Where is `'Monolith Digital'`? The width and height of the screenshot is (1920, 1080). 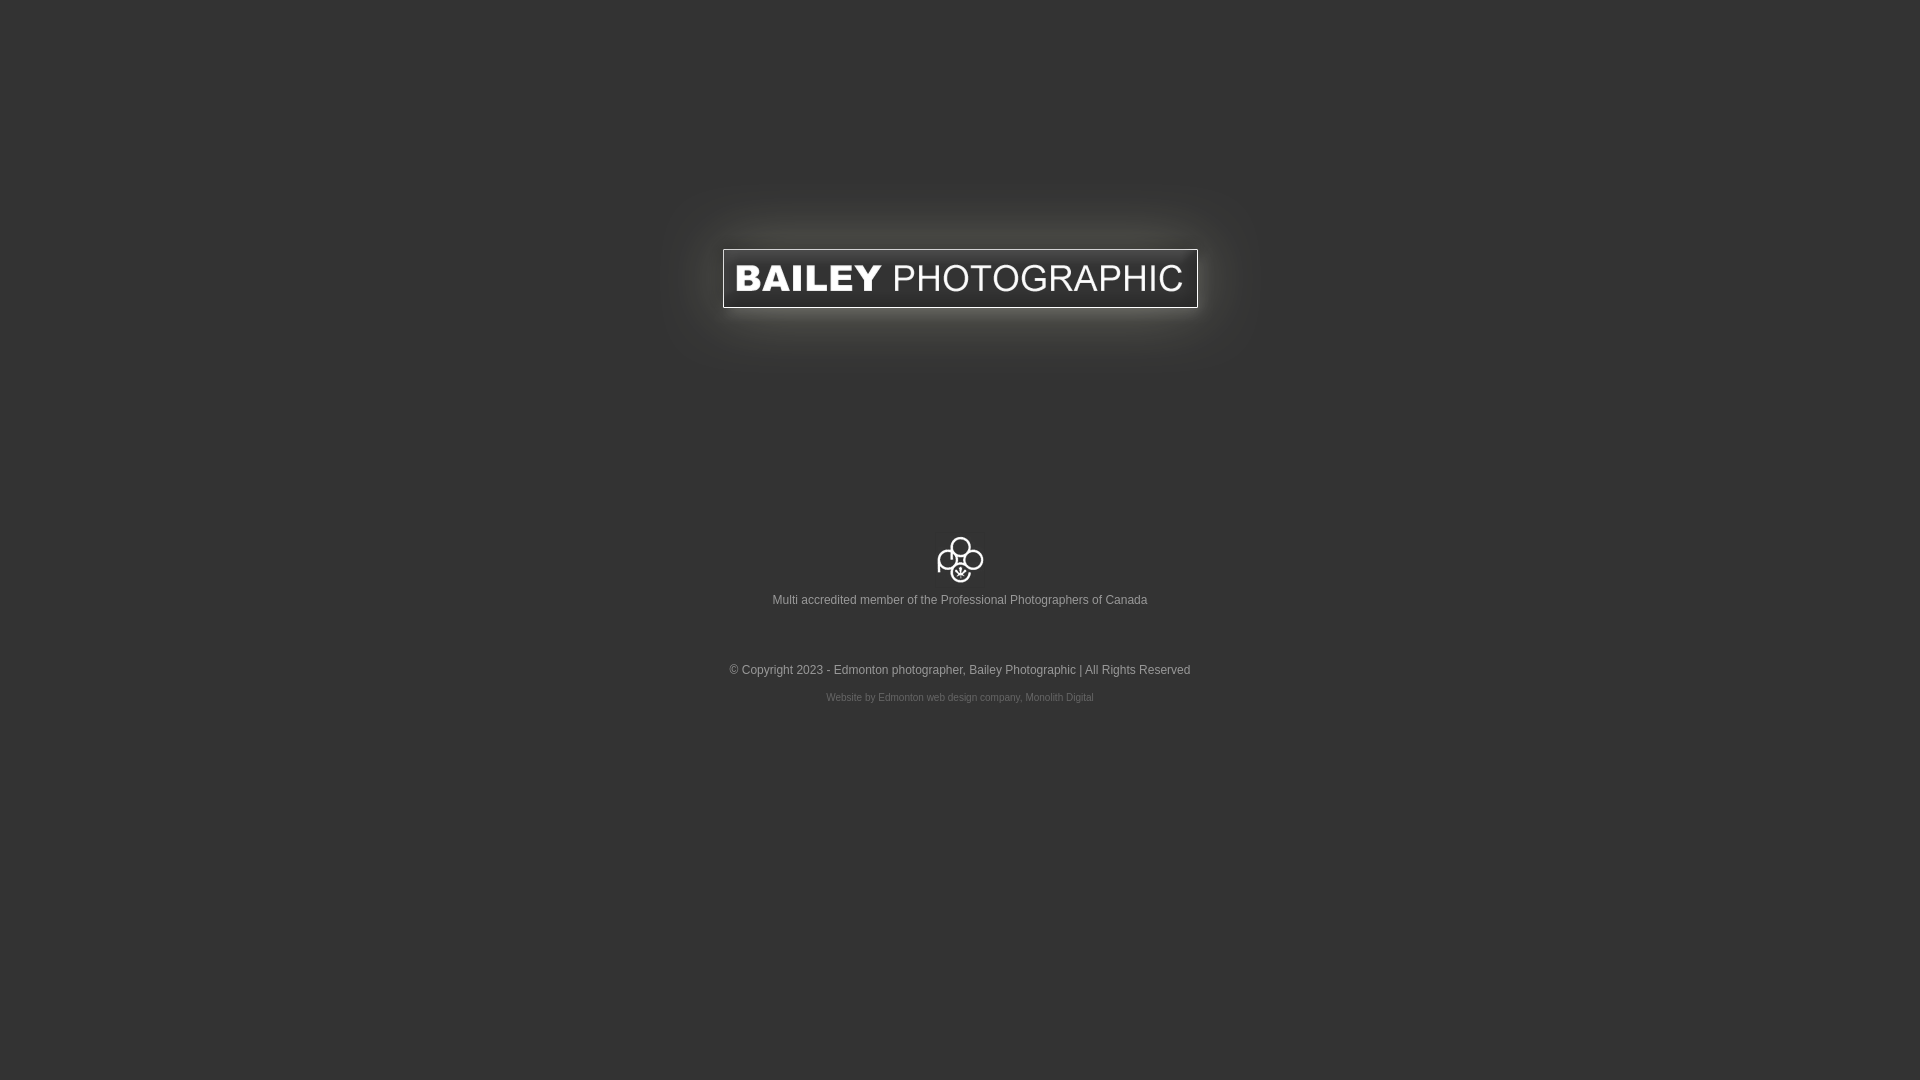 'Monolith Digital' is located at coordinates (1058, 696).